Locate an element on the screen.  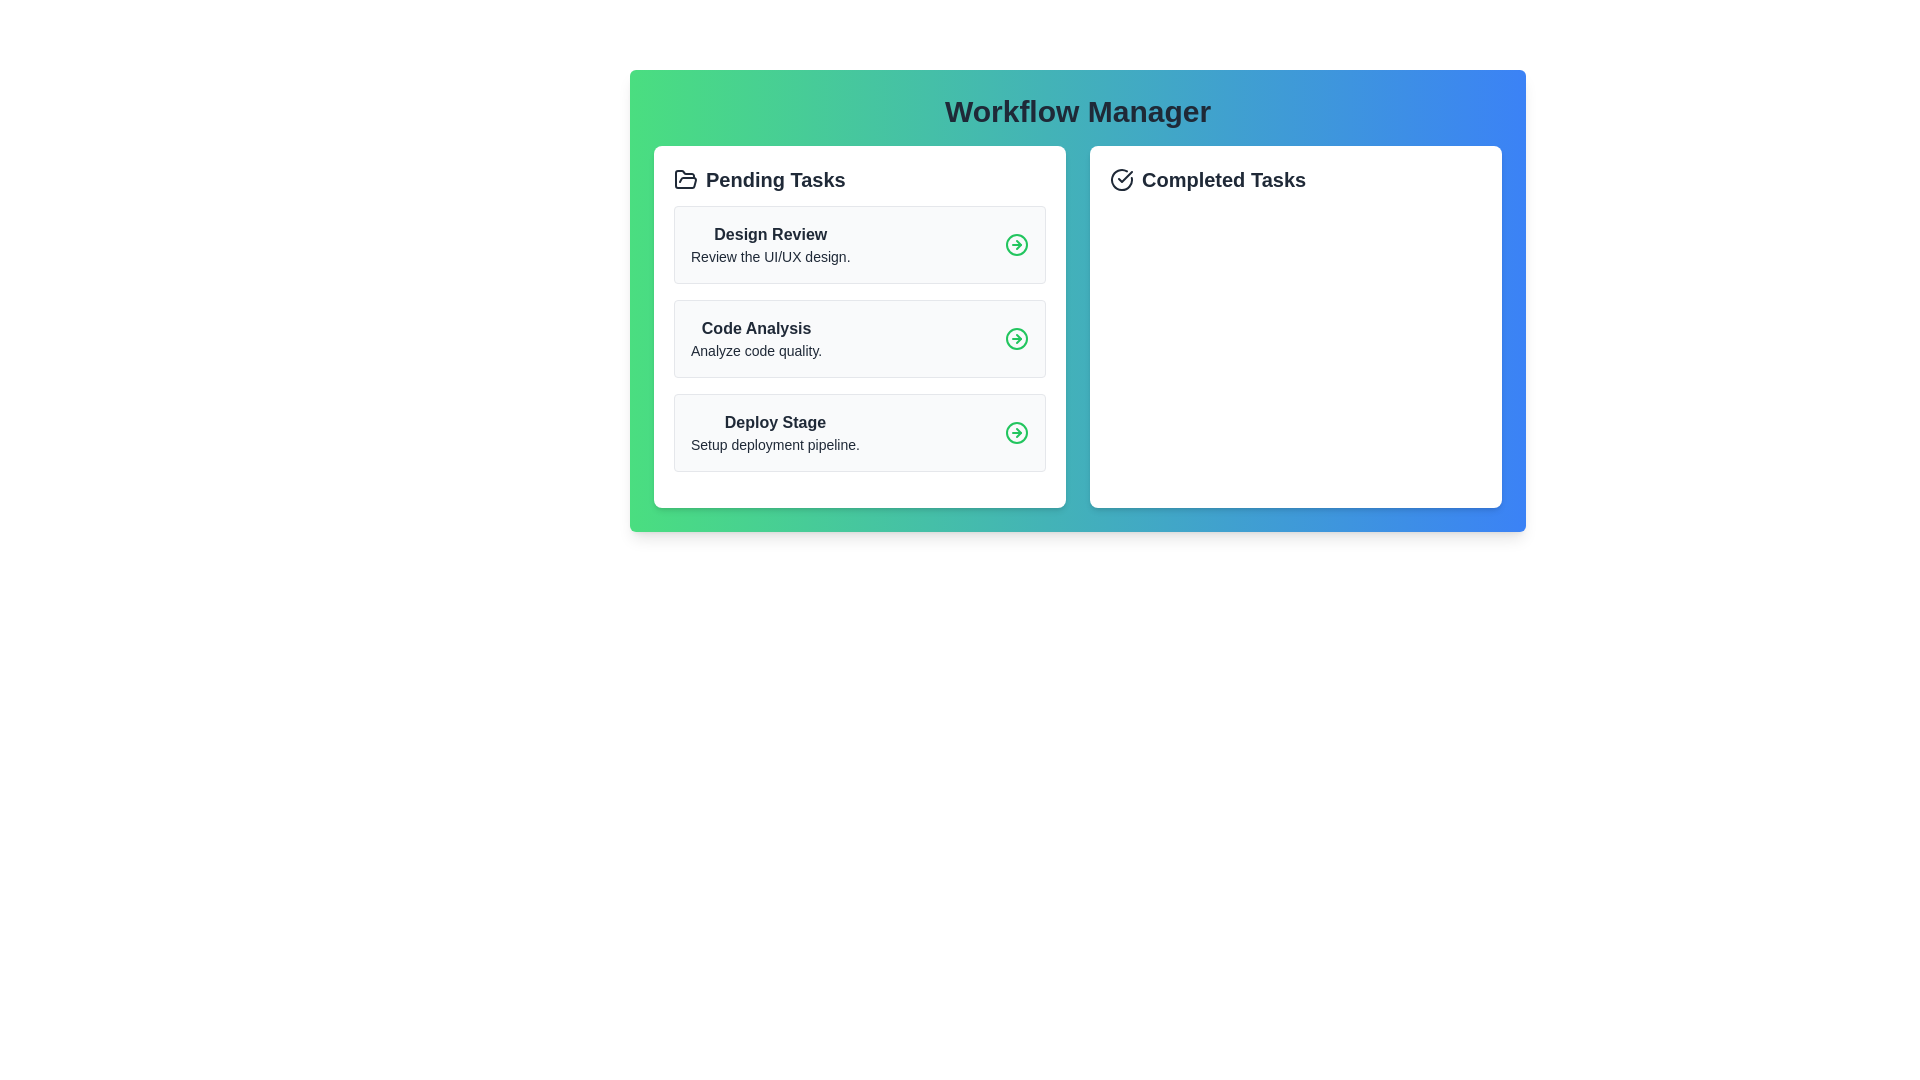
the 'Deploy Stage' Task Information Card in the 'Pending Tasks' section is located at coordinates (774, 431).